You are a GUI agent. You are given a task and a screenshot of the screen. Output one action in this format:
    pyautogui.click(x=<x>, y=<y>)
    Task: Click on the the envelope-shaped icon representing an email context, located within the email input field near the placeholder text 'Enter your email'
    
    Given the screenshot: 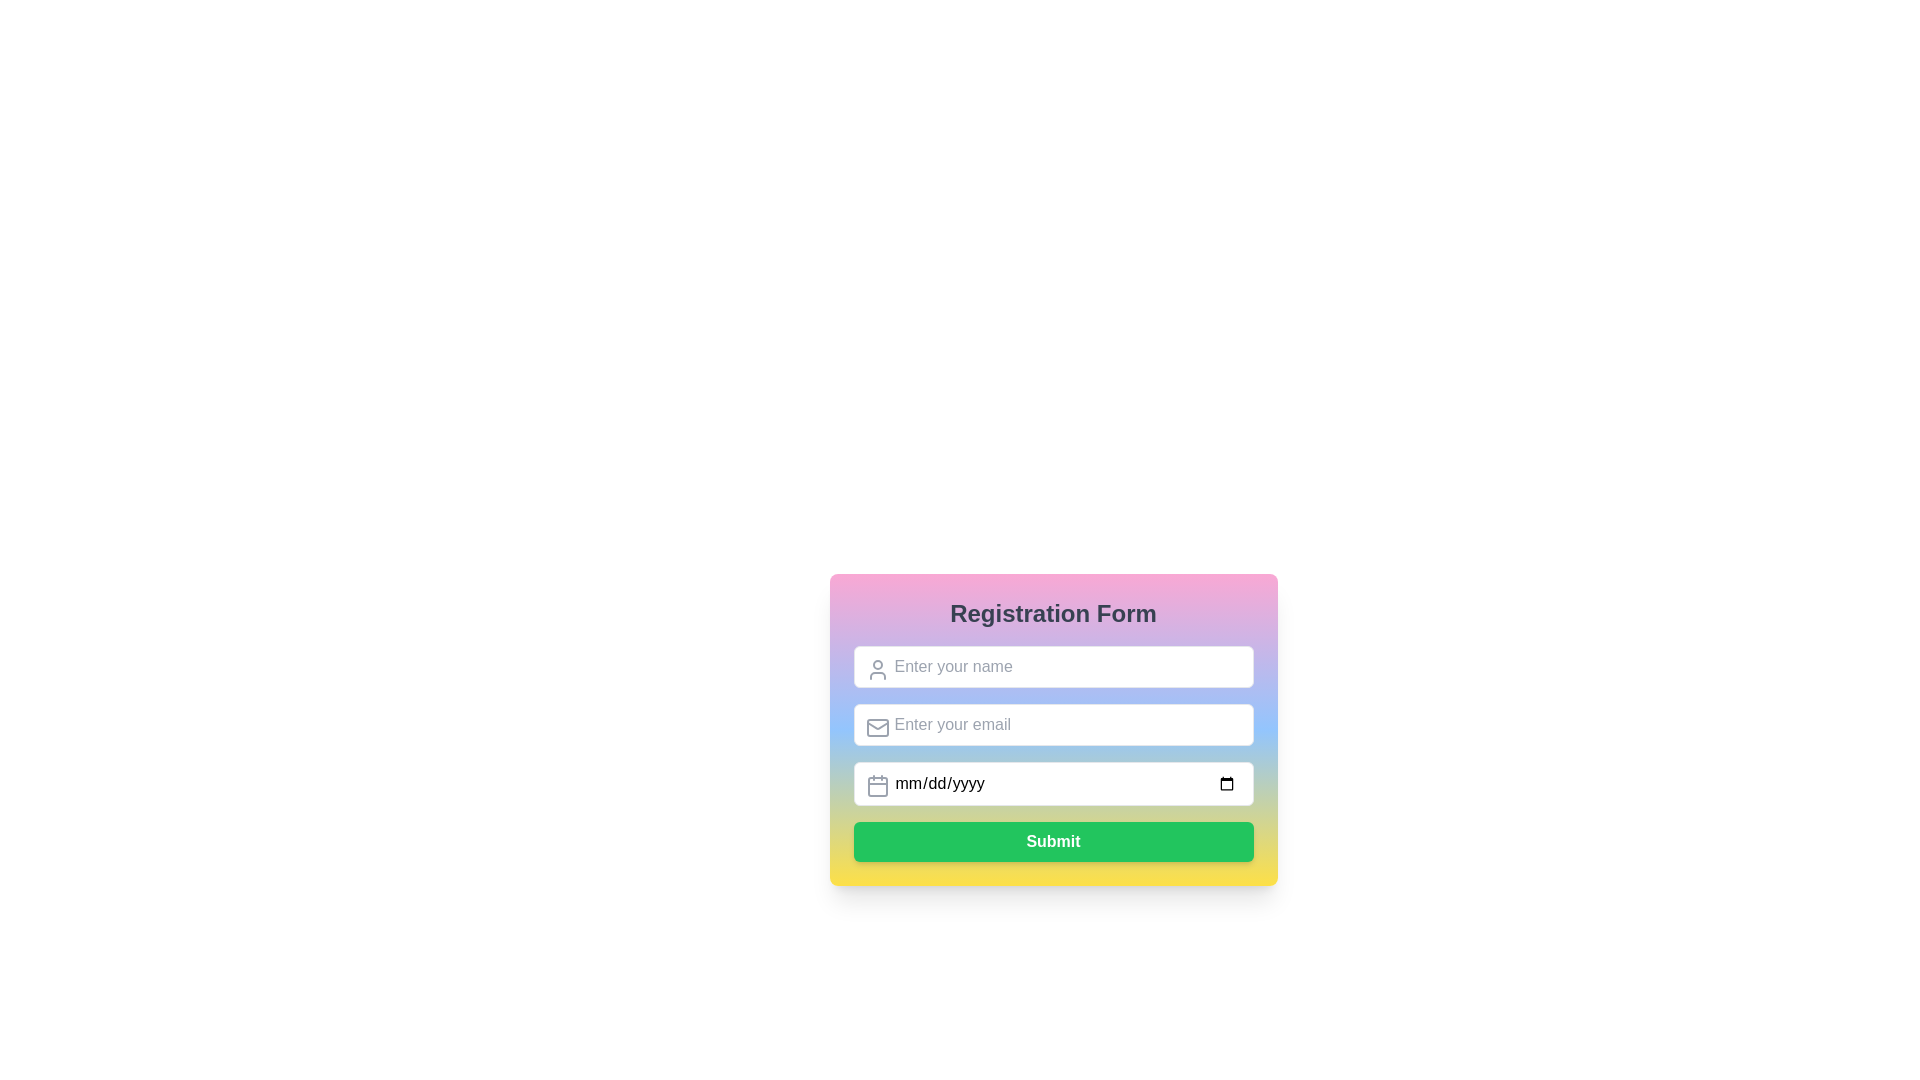 What is the action you would take?
    pyautogui.click(x=877, y=728)
    